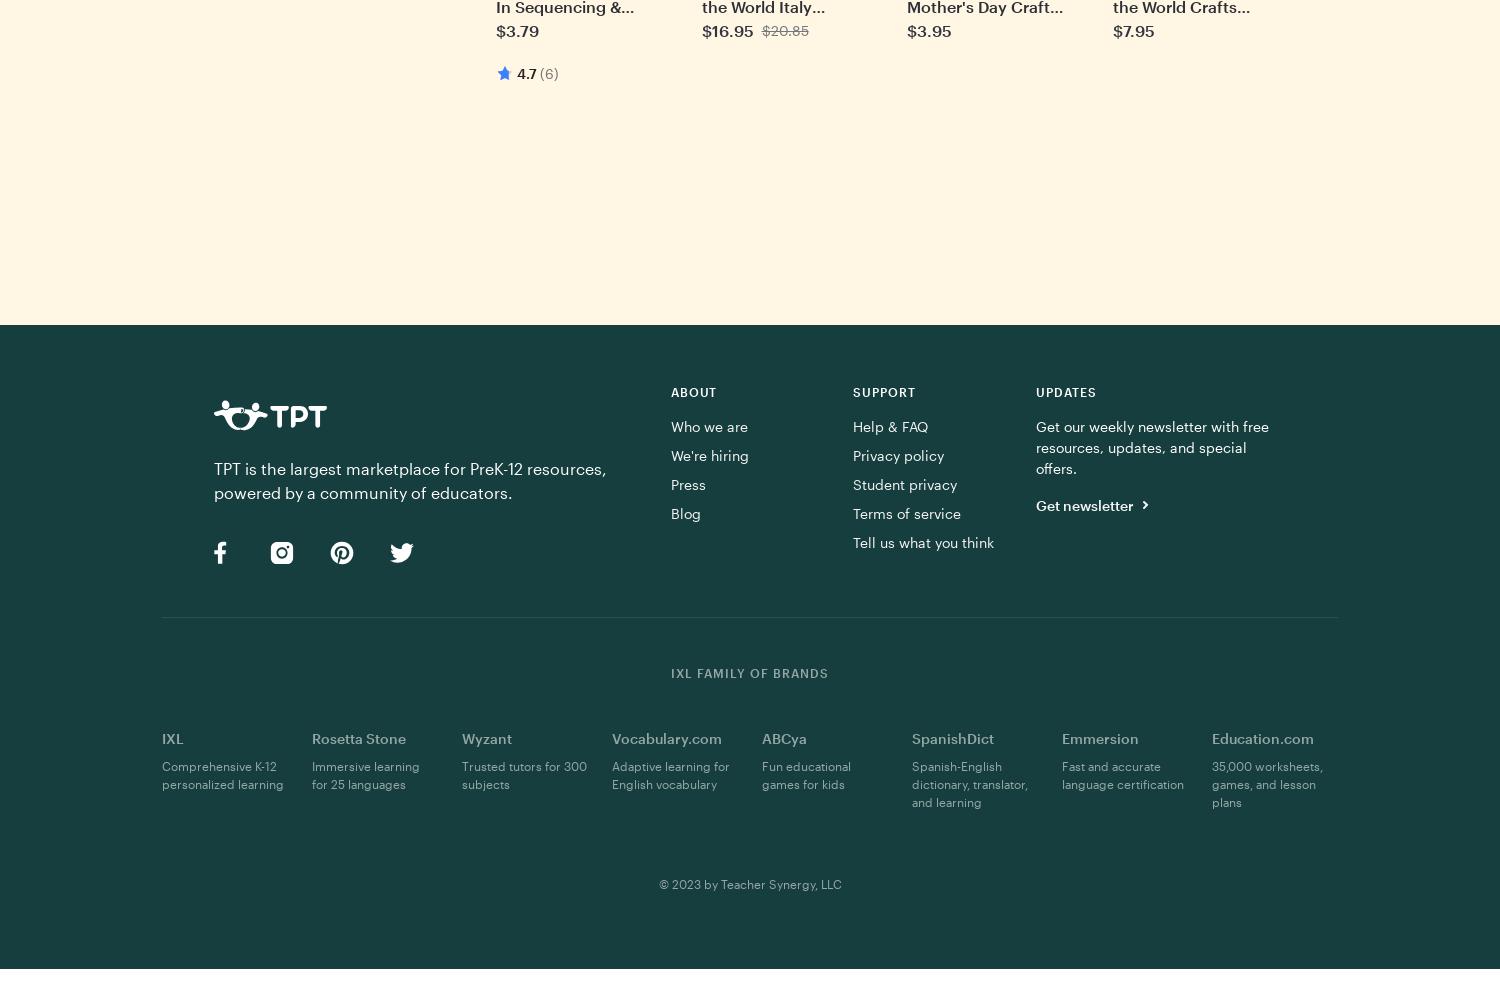 The image size is (1500, 981). What do you see at coordinates (162, 774) in the screenshot?
I see `'Comprehensive K-12 personalized learning'` at bounding box center [162, 774].